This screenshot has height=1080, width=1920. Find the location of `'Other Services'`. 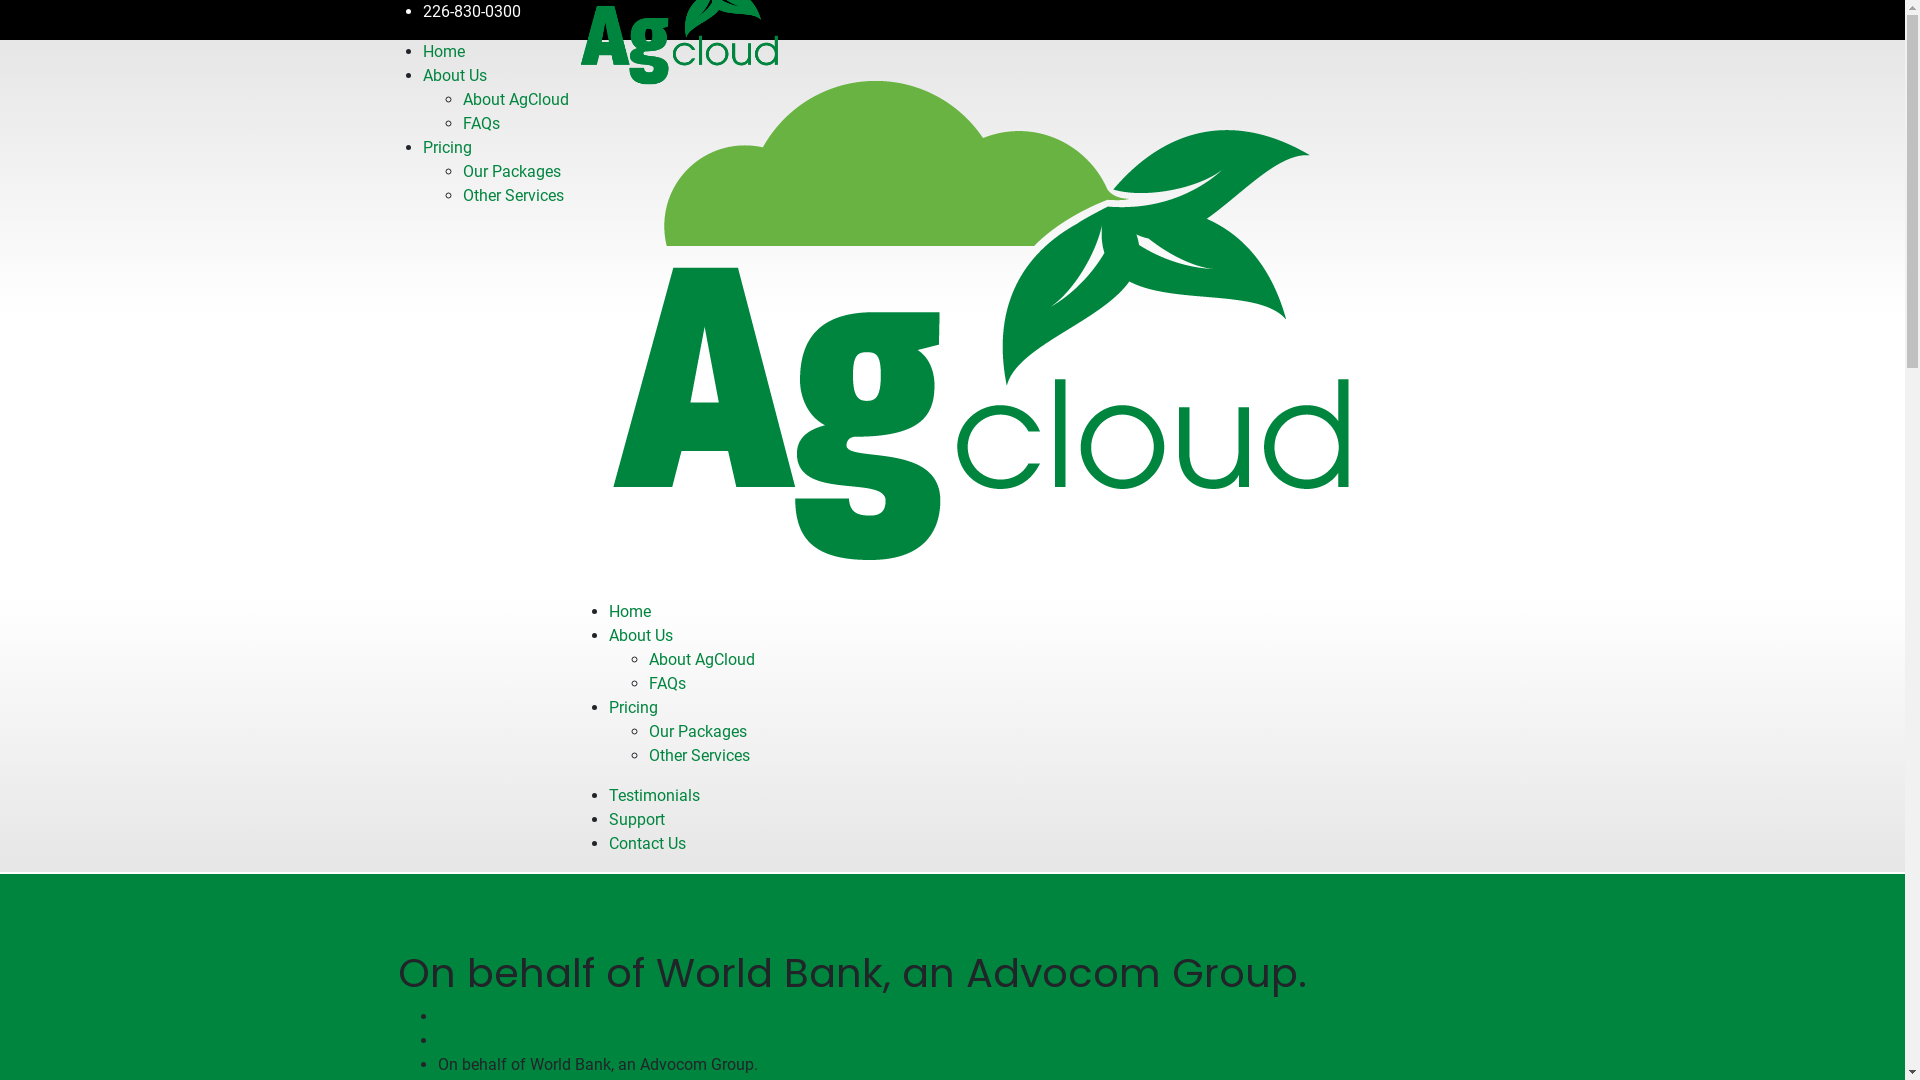

'Other Services' is located at coordinates (512, 195).